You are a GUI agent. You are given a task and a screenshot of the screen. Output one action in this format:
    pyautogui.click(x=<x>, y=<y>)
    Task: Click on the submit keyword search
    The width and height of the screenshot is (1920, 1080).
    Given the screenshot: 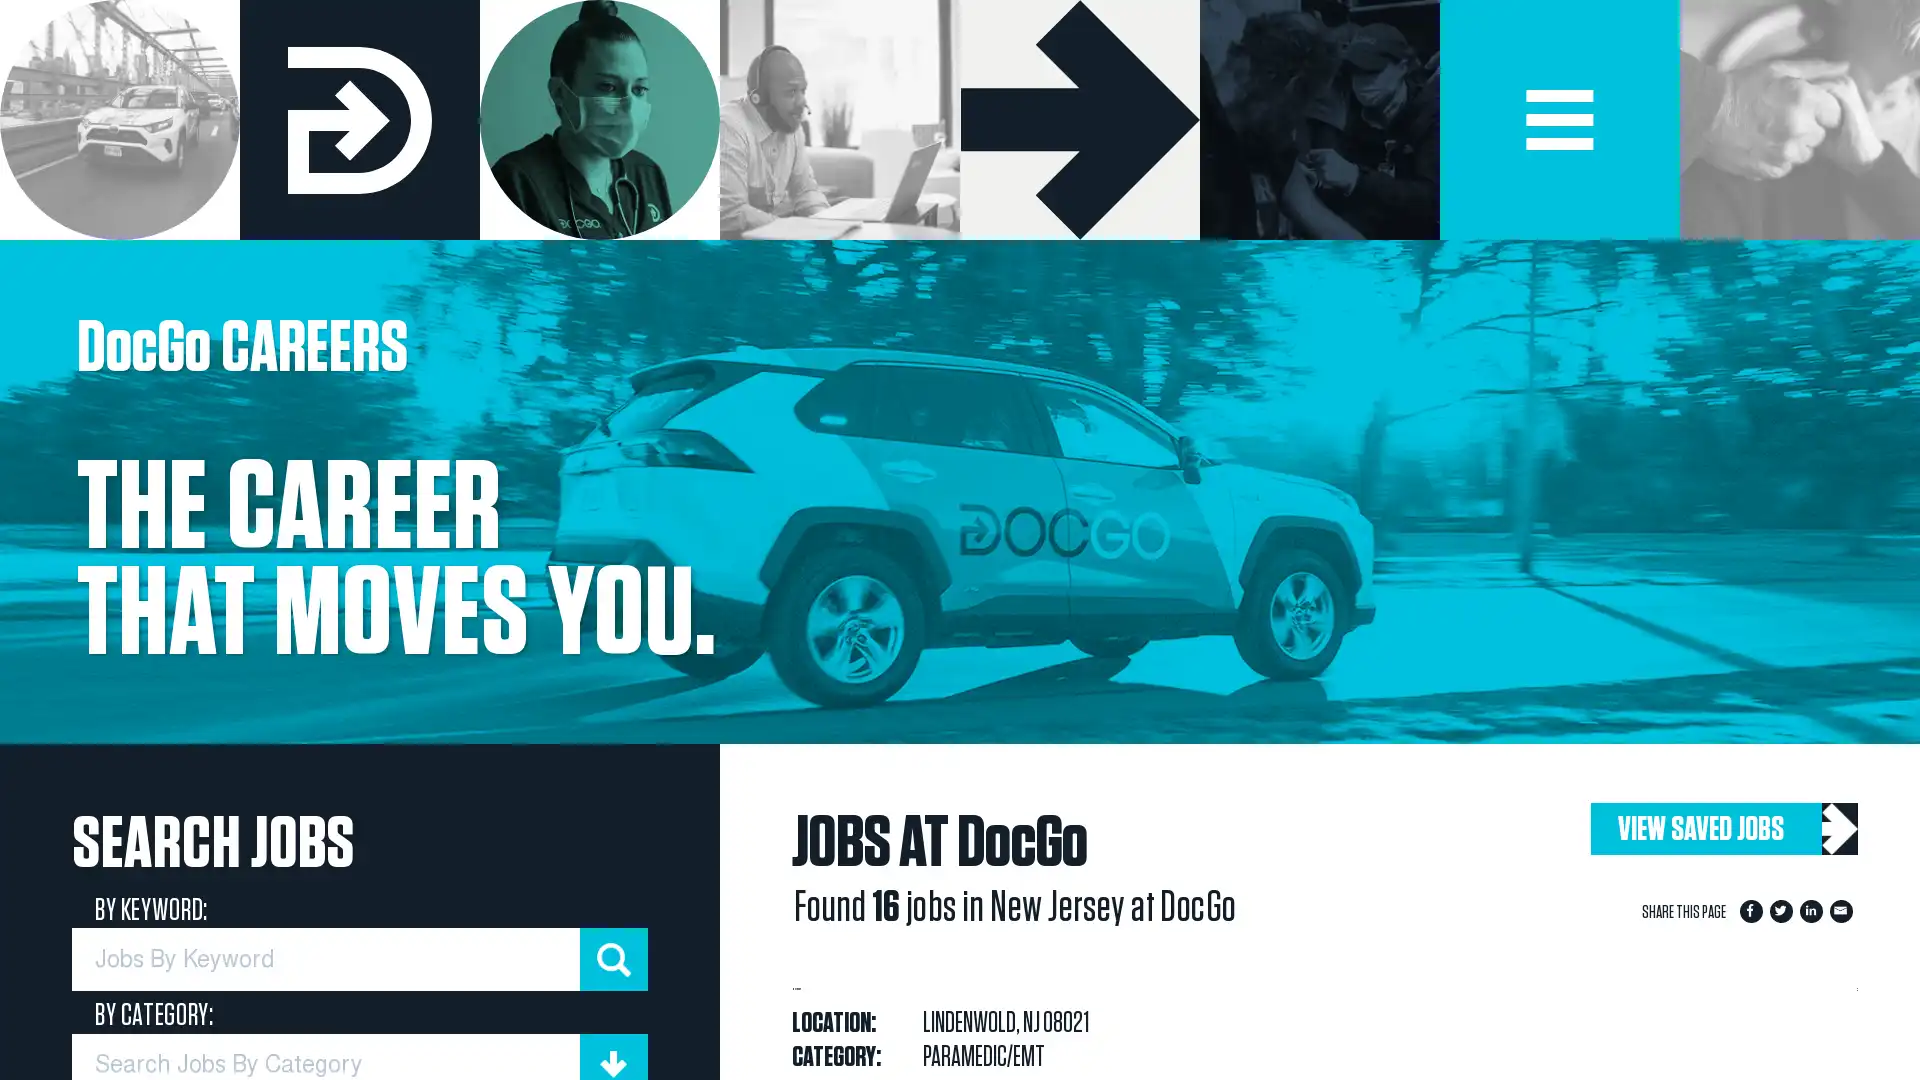 What is the action you would take?
    pyautogui.click(x=613, y=958)
    